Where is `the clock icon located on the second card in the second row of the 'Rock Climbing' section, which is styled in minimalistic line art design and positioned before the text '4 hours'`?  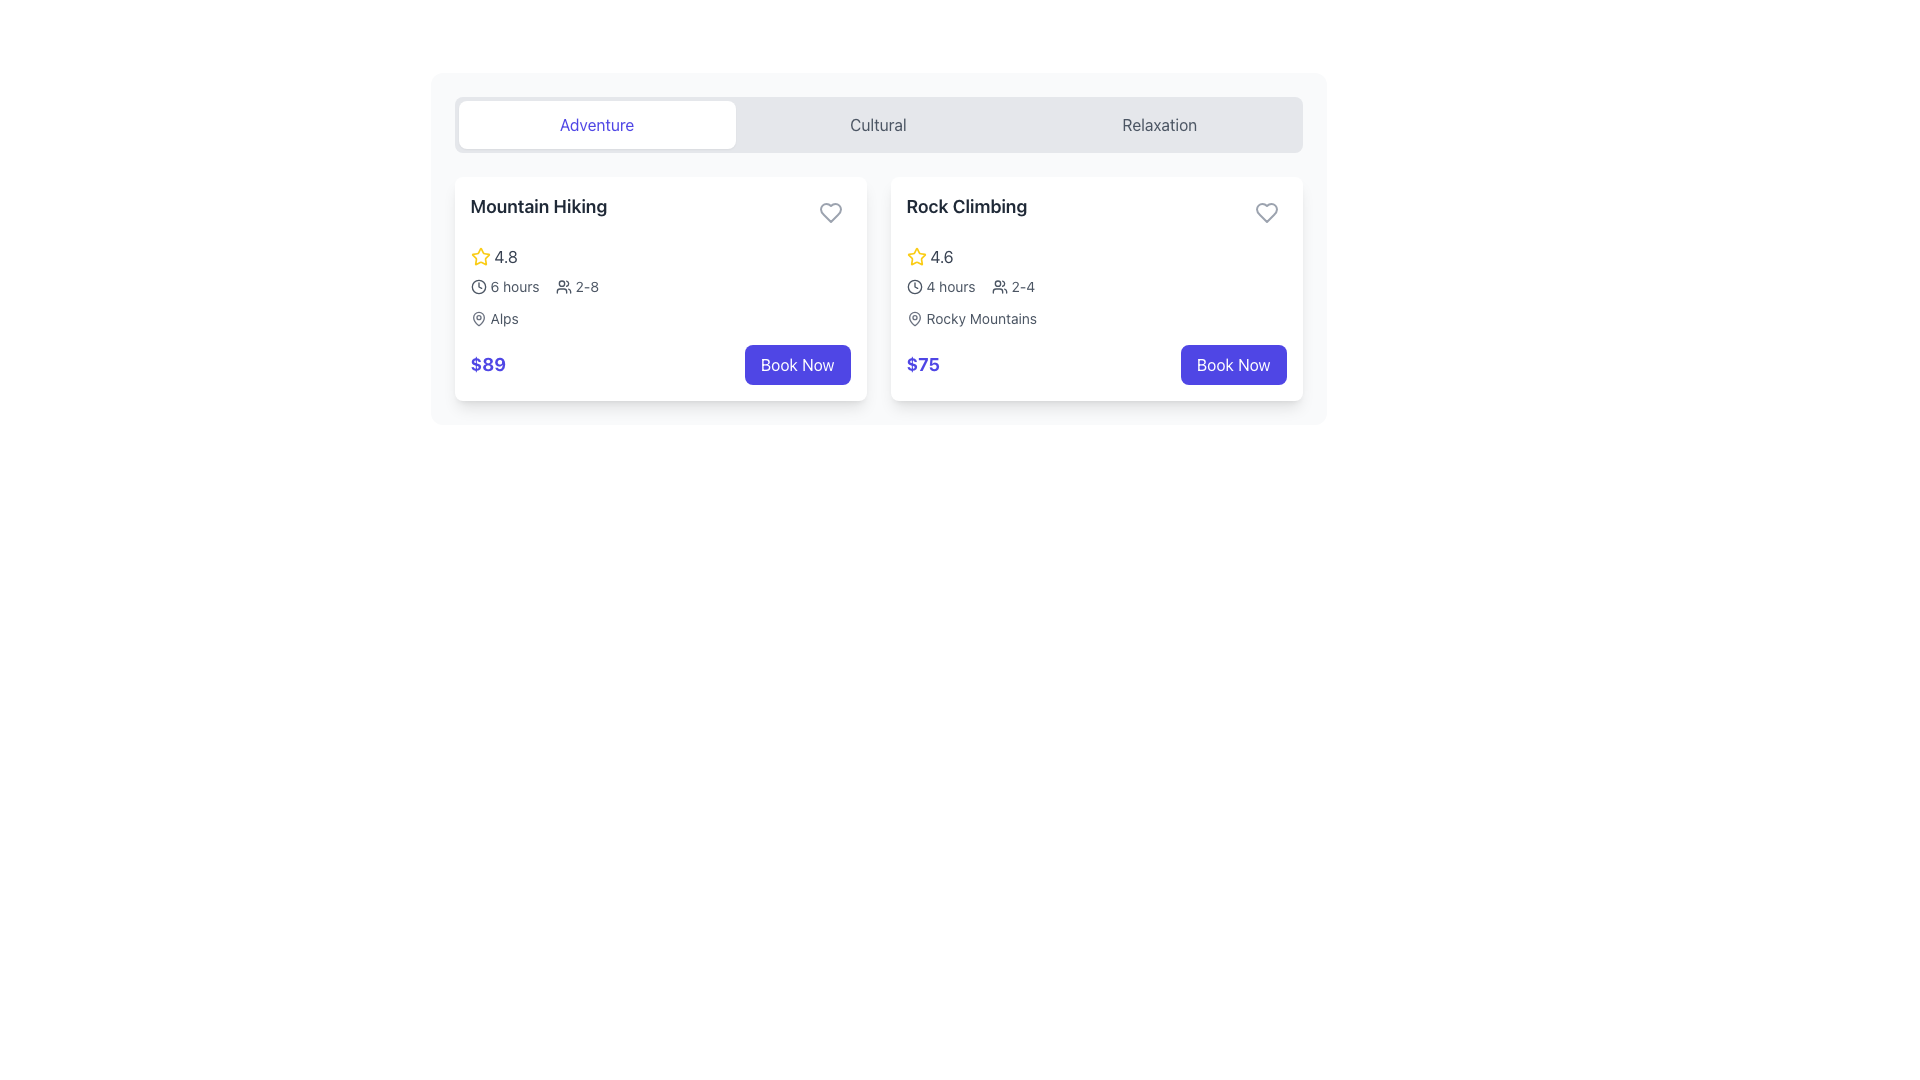
the clock icon located on the second card in the second row of the 'Rock Climbing' section, which is styled in minimalistic line art design and positioned before the text '4 hours' is located at coordinates (913, 286).